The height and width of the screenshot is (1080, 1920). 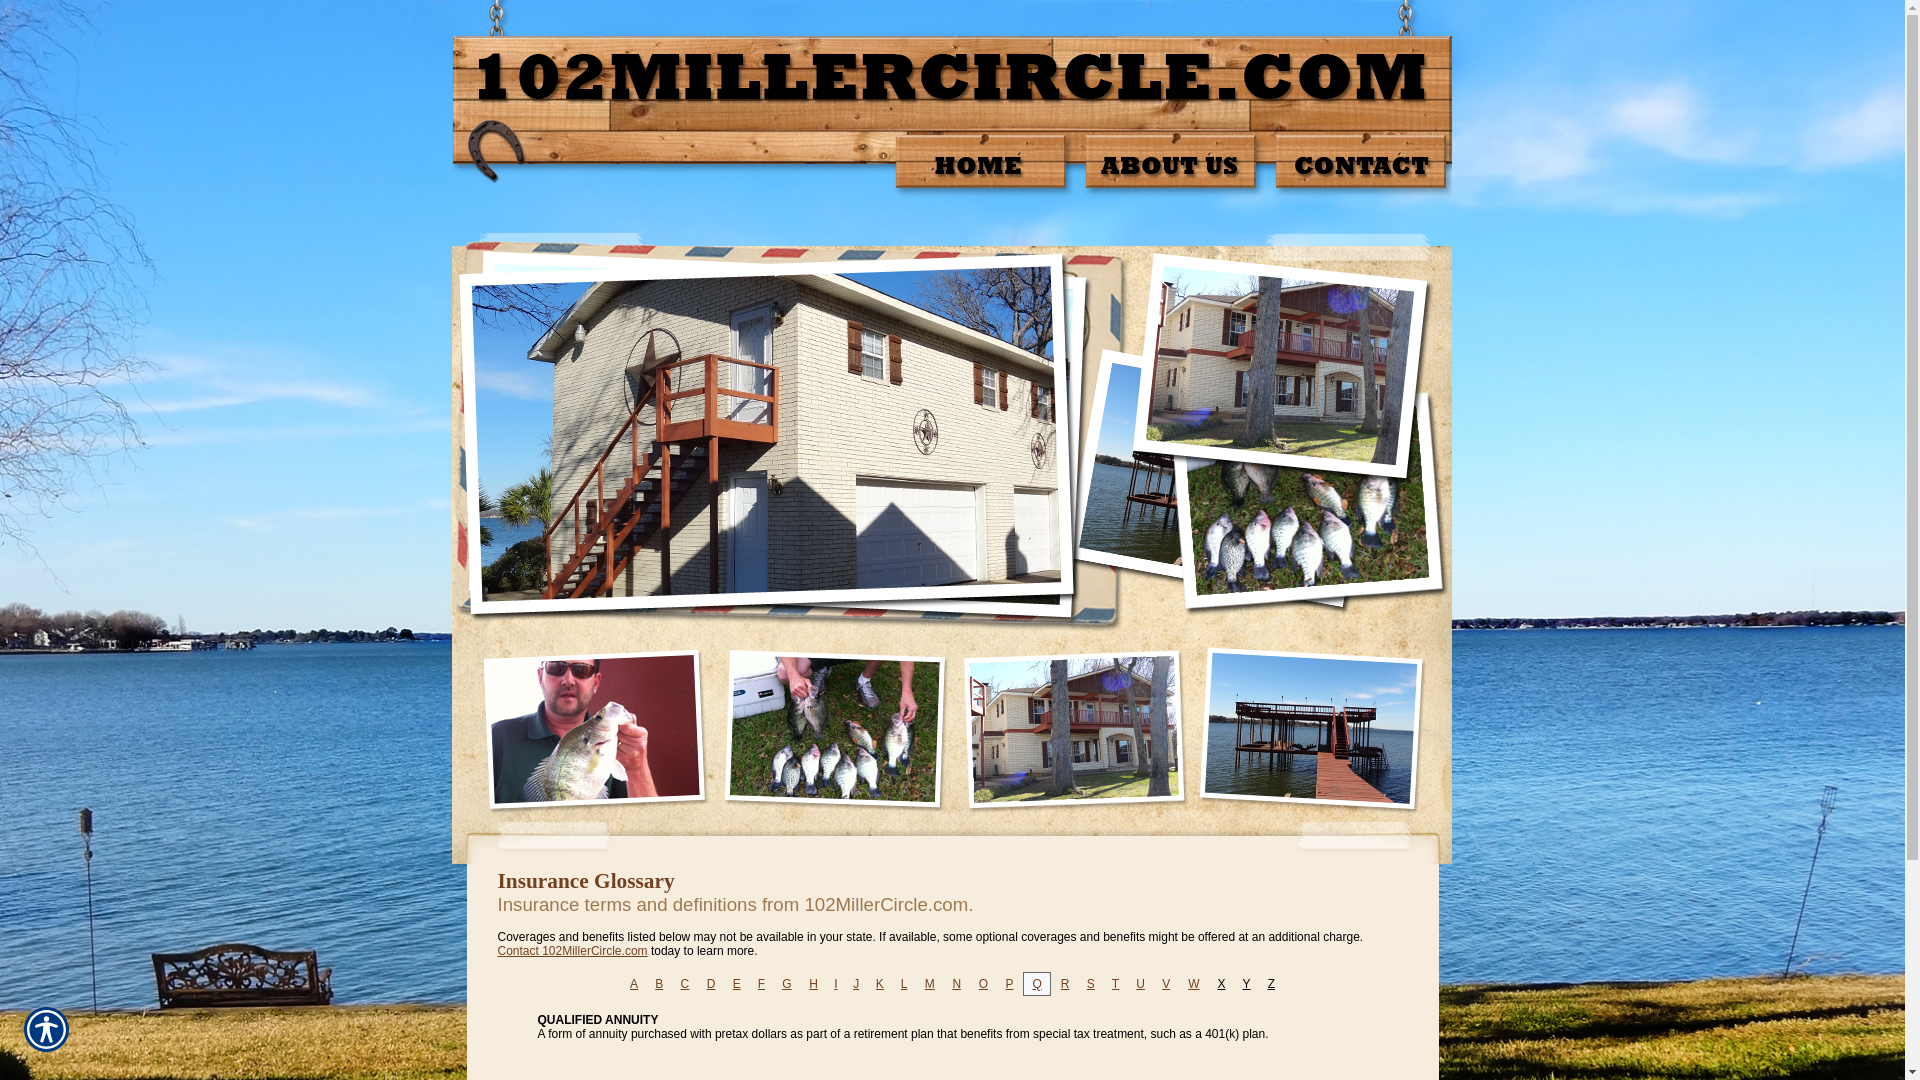 What do you see at coordinates (809, 982) in the screenshot?
I see `'H'` at bounding box center [809, 982].